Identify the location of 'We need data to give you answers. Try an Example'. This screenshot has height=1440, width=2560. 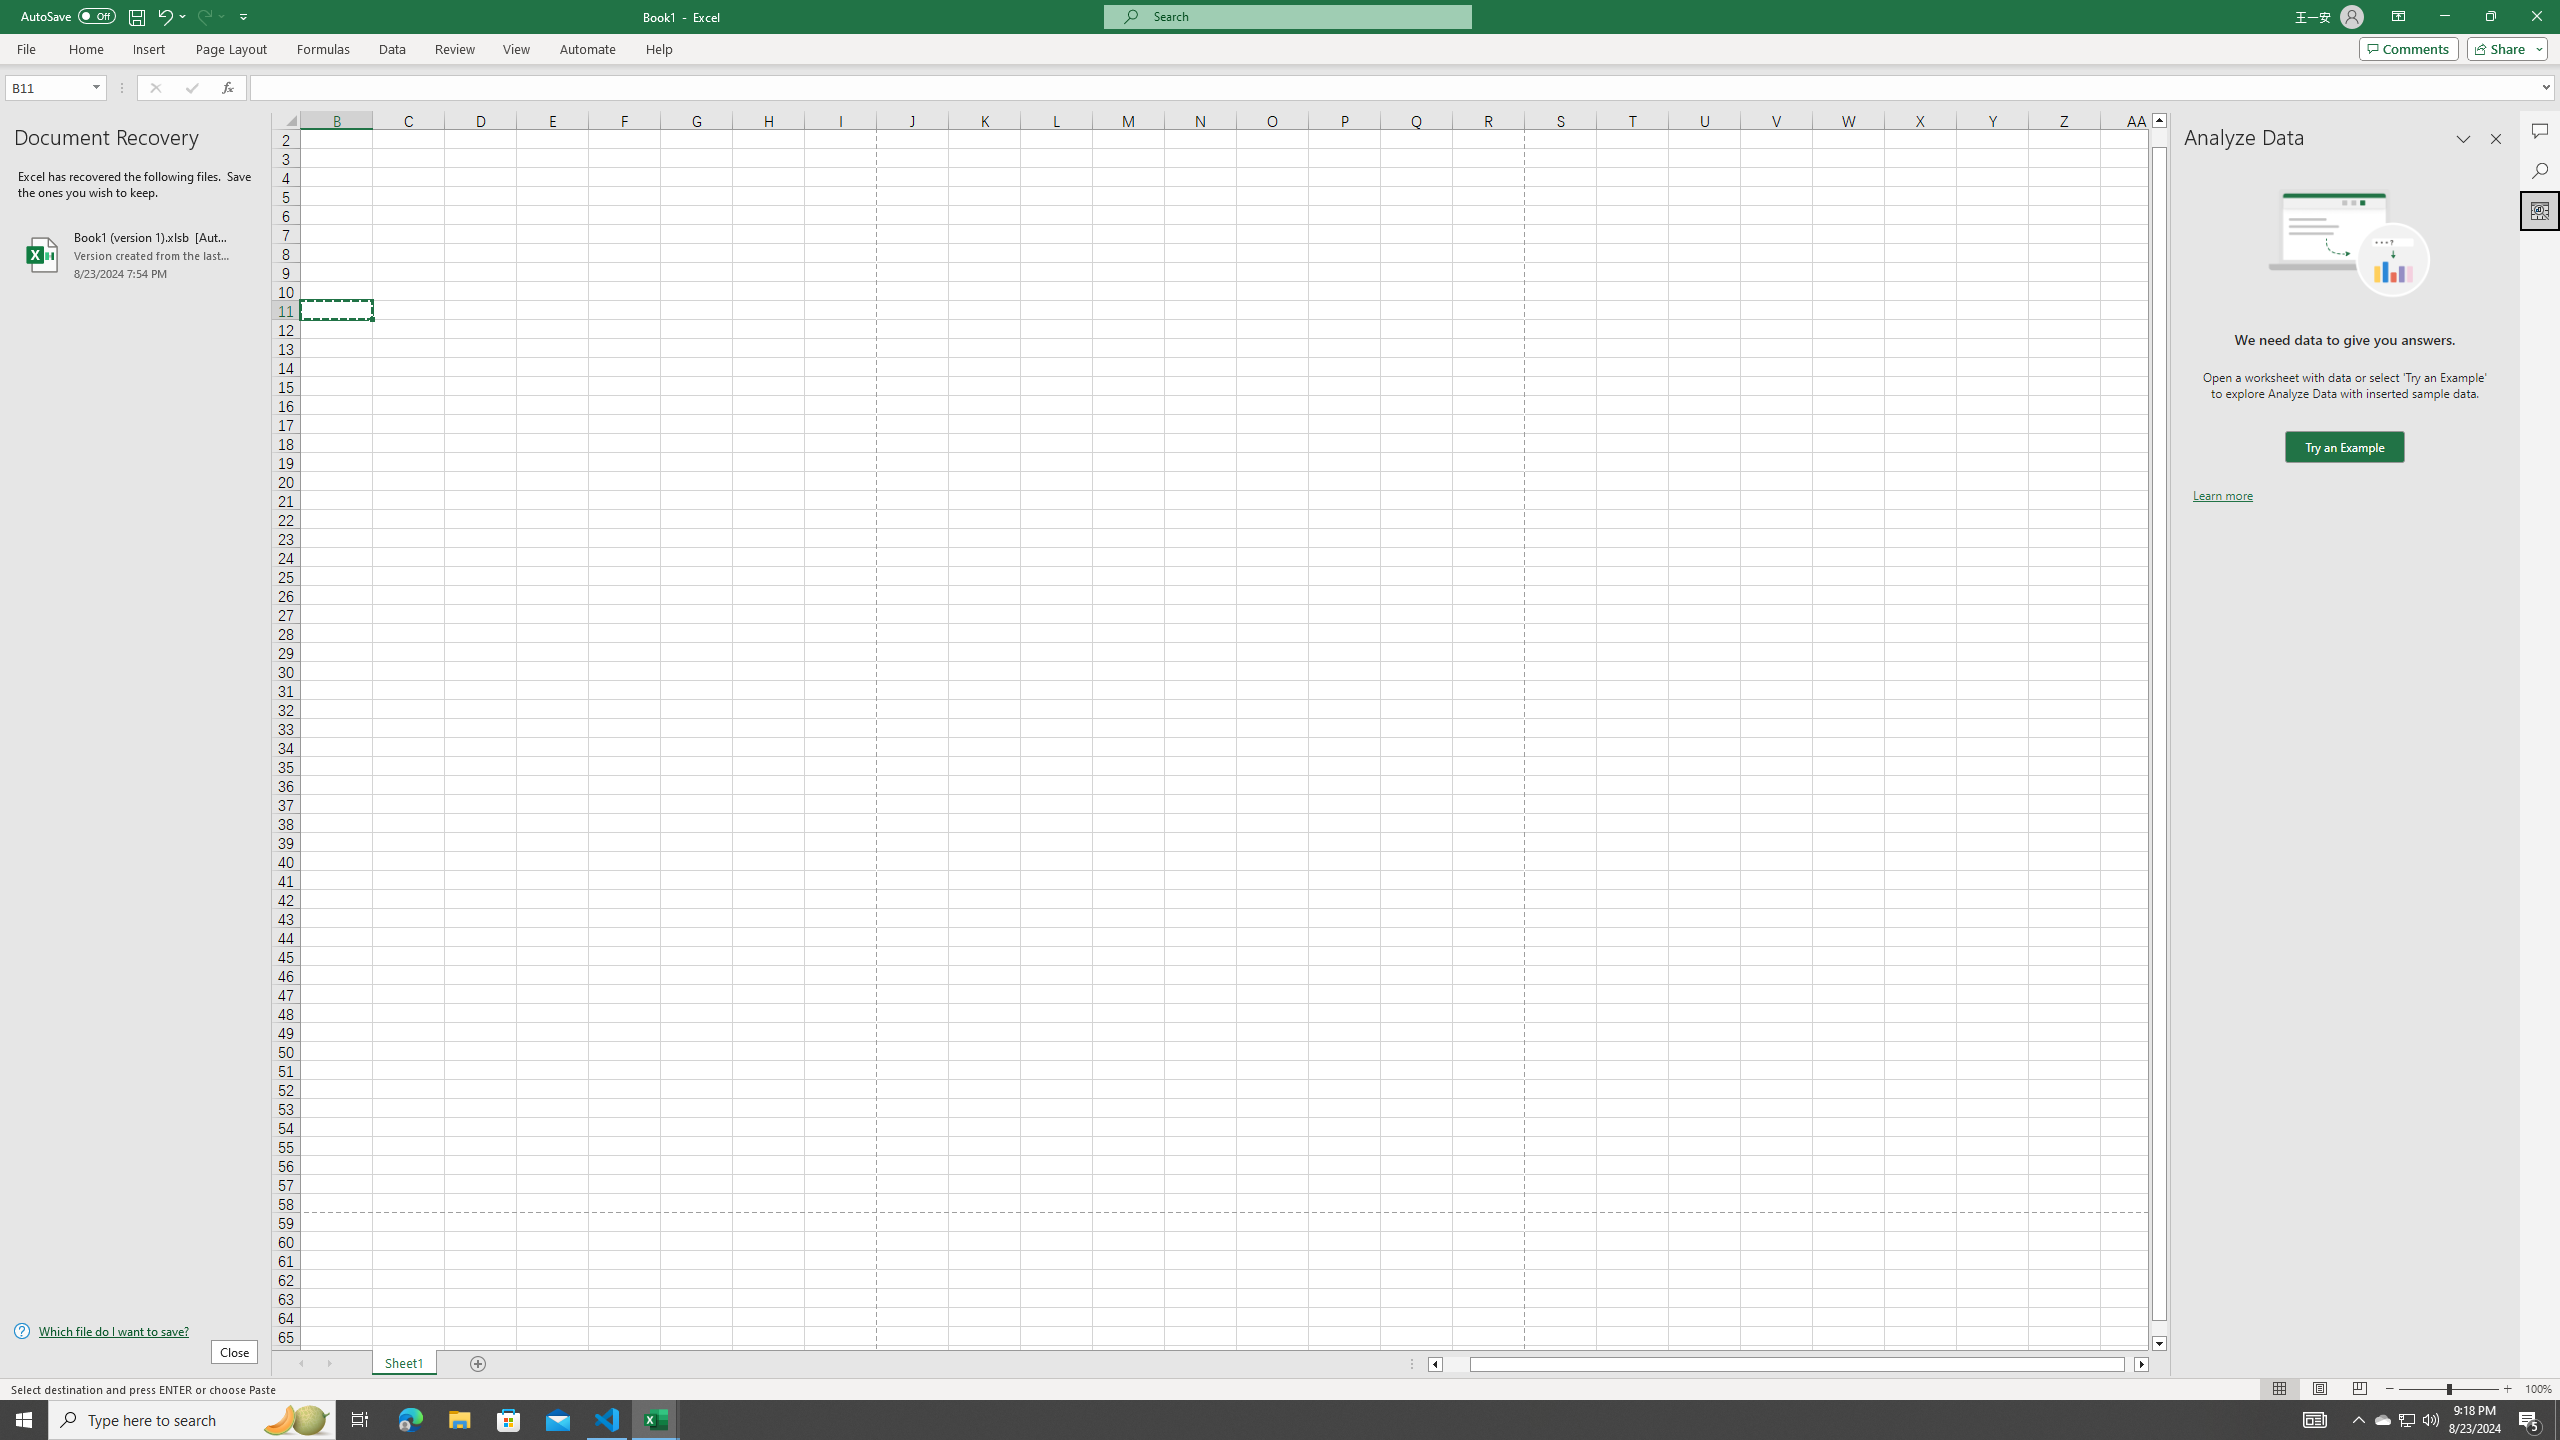
(2343, 447).